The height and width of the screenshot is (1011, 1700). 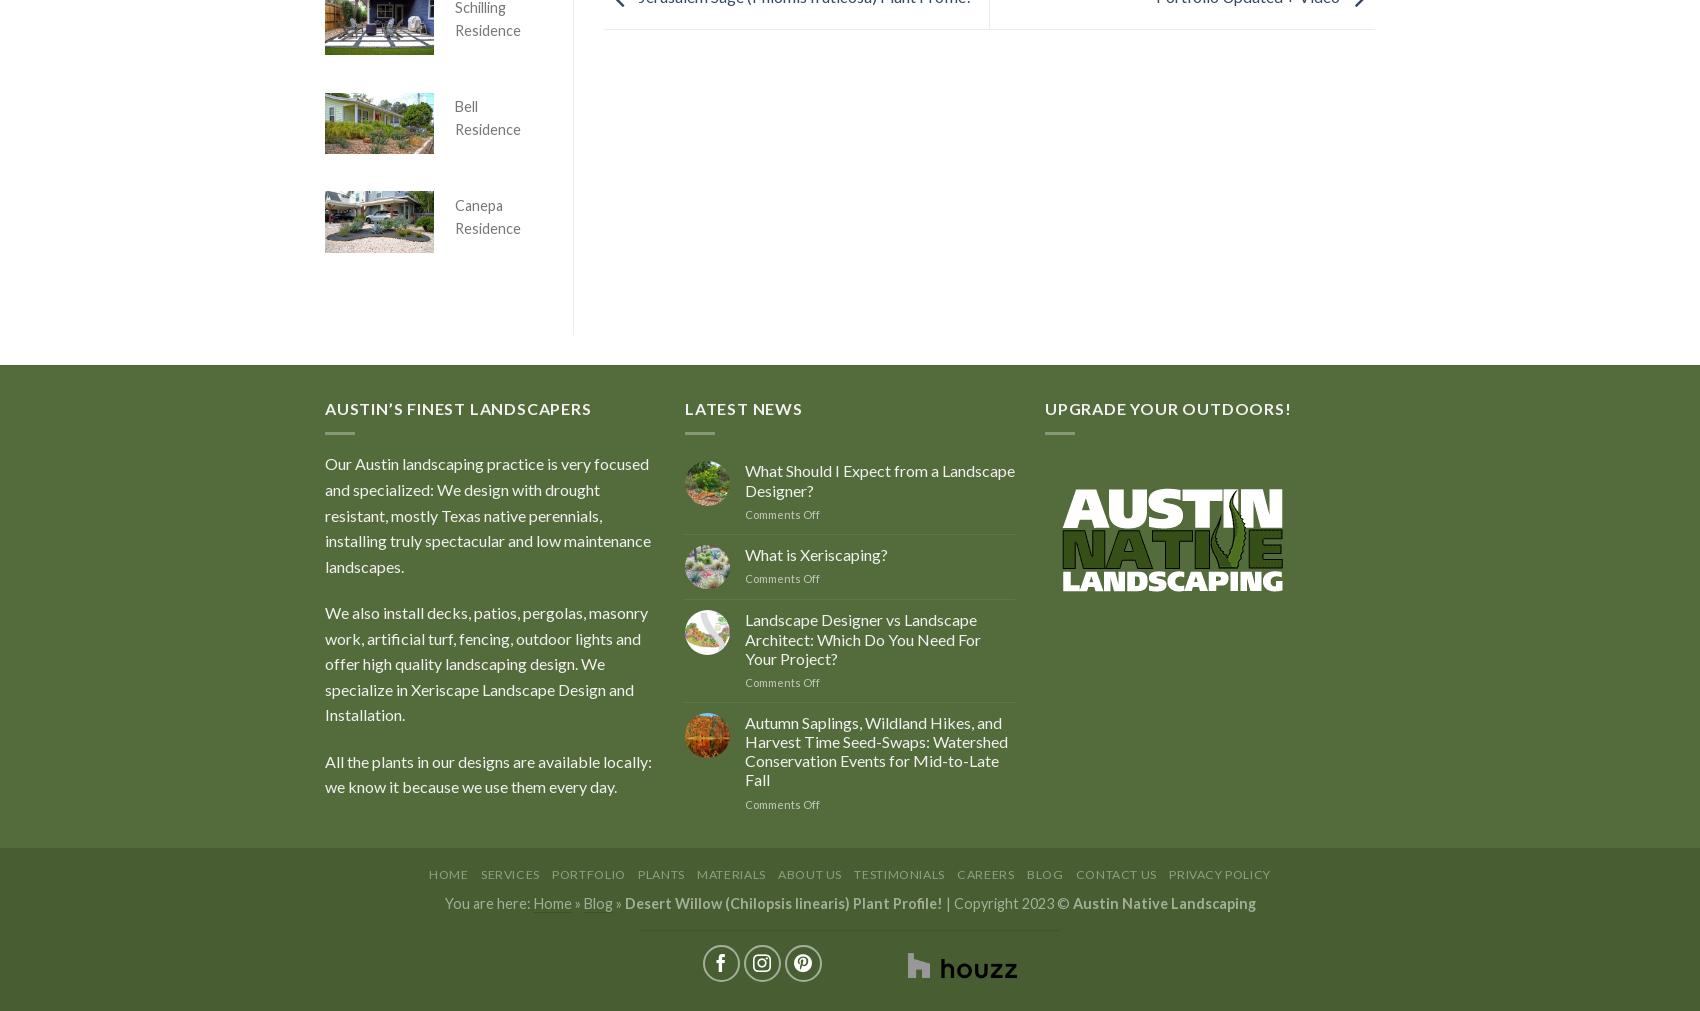 I want to click on 'Portfolio', so click(x=550, y=873).